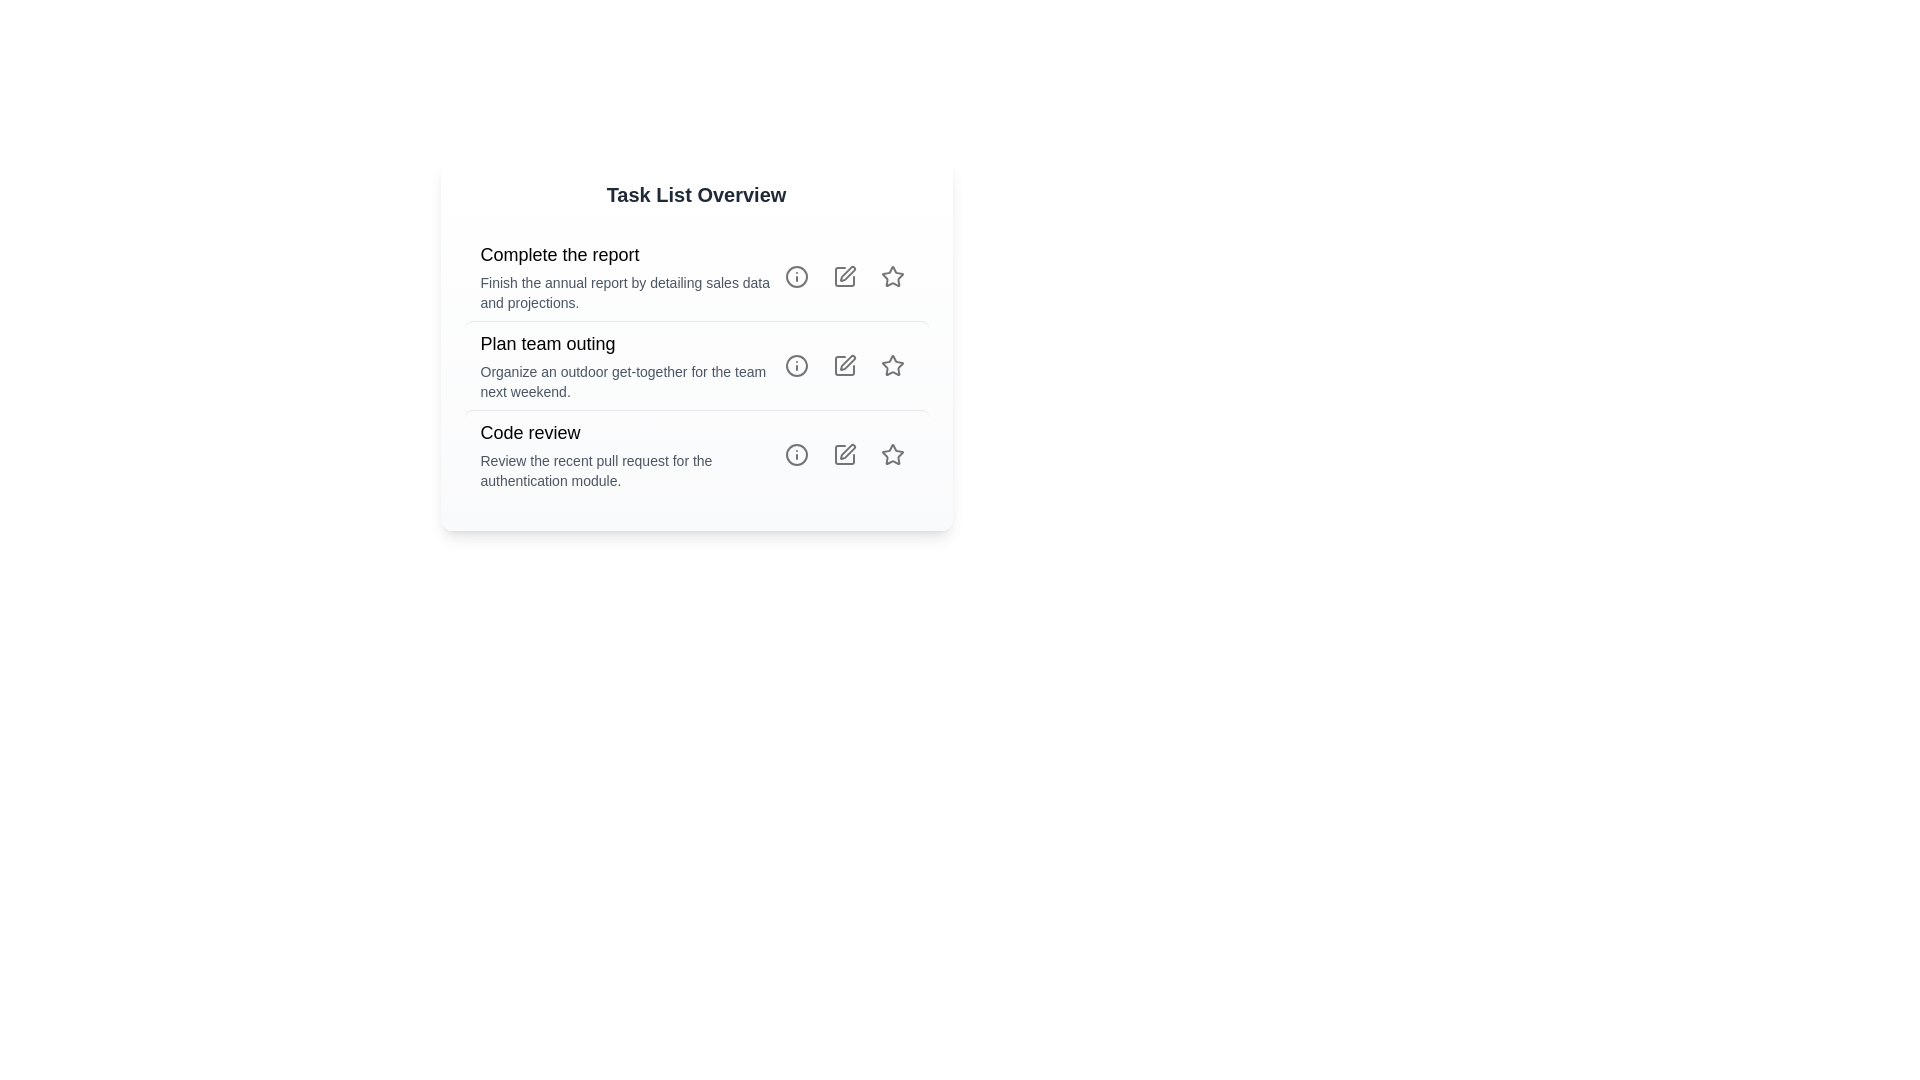 The height and width of the screenshot is (1080, 1920). What do you see at coordinates (844, 455) in the screenshot?
I see `the pen icon in the 'Code review' task row for actions like editing, located to the right of the row's text and to the left of the star icon` at bounding box center [844, 455].